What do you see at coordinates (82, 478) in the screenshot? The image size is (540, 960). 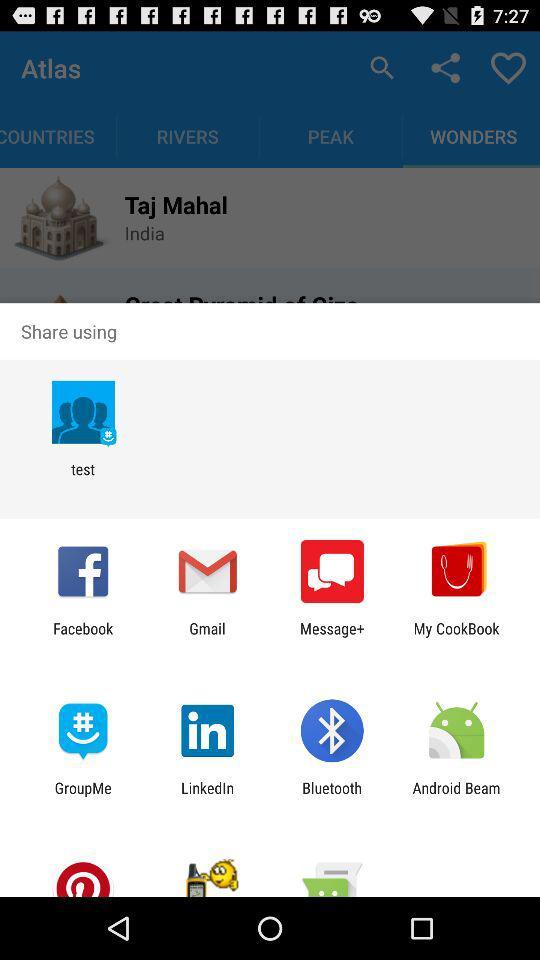 I see `the test` at bounding box center [82, 478].